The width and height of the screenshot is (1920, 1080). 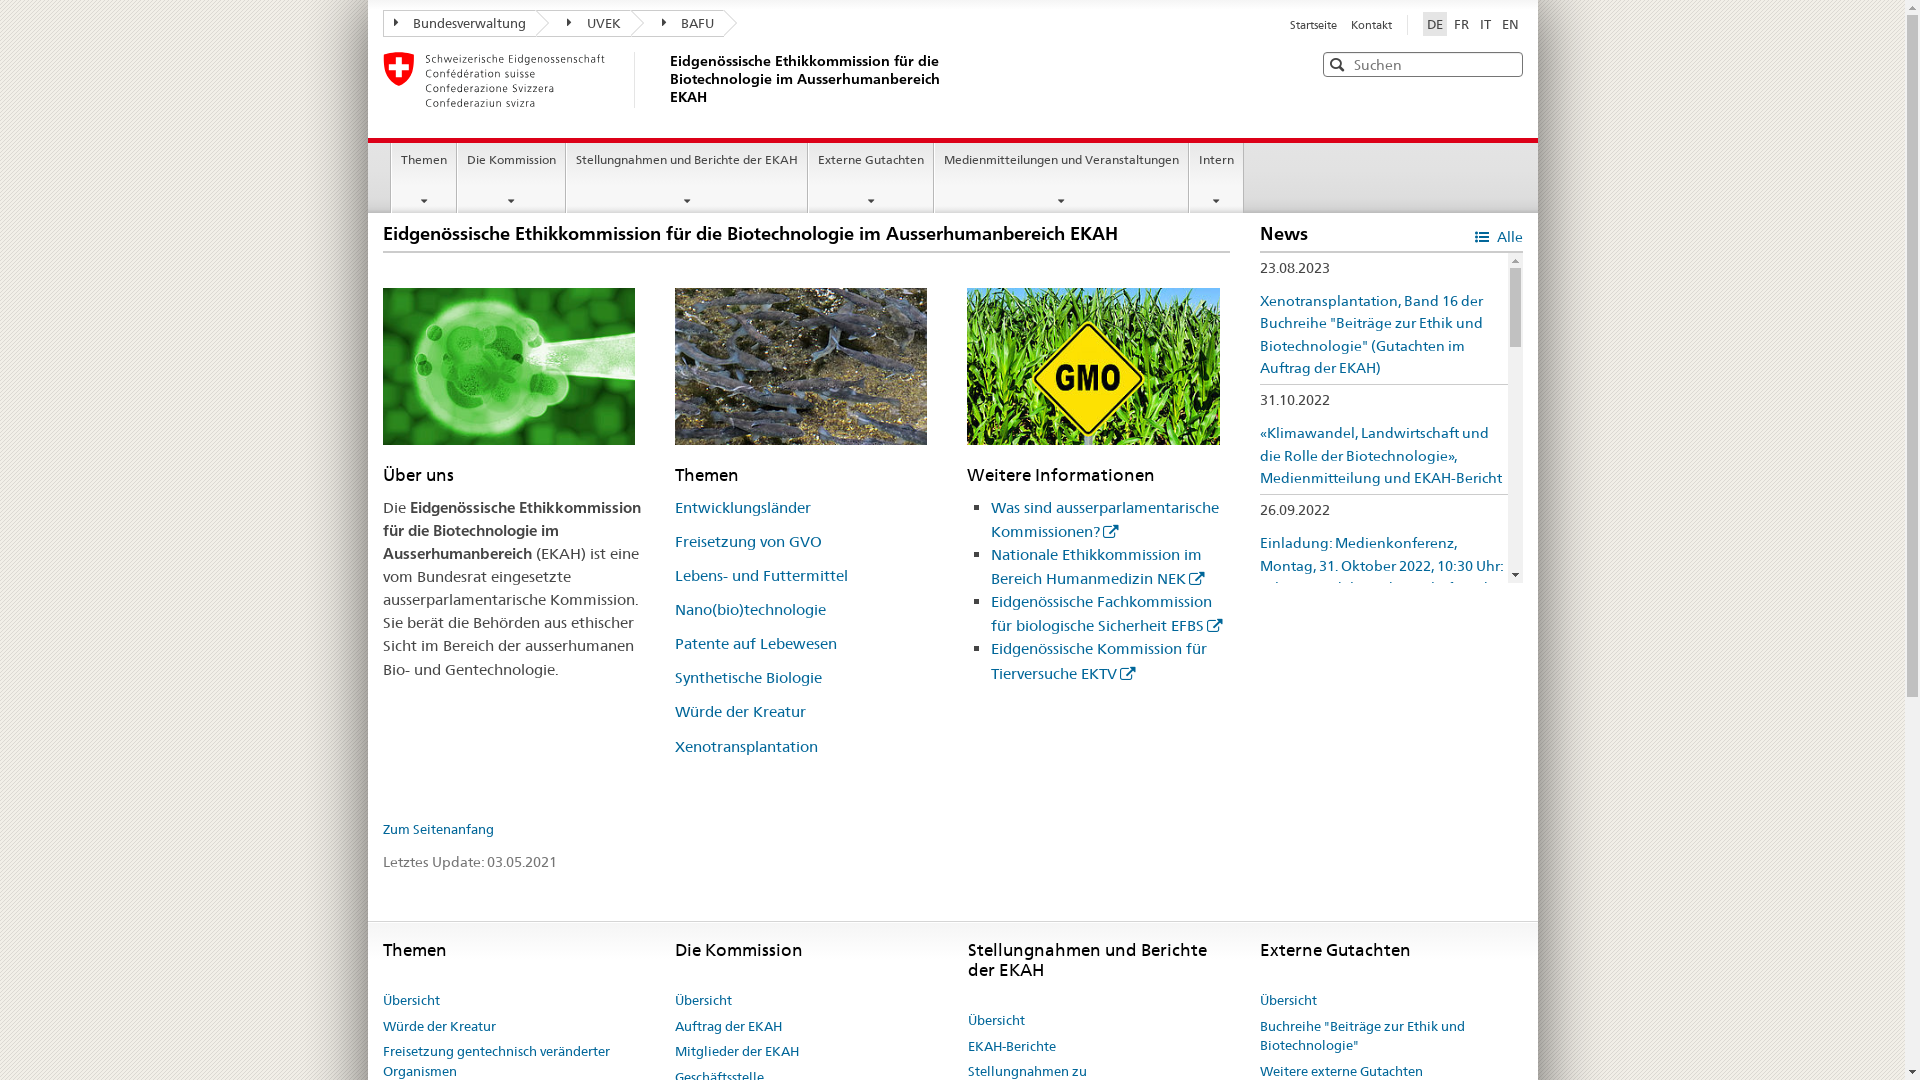 What do you see at coordinates (760, 575) in the screenshot?
I see `'Lebens- und Futtermittel'` at bounding box center [760, 575].